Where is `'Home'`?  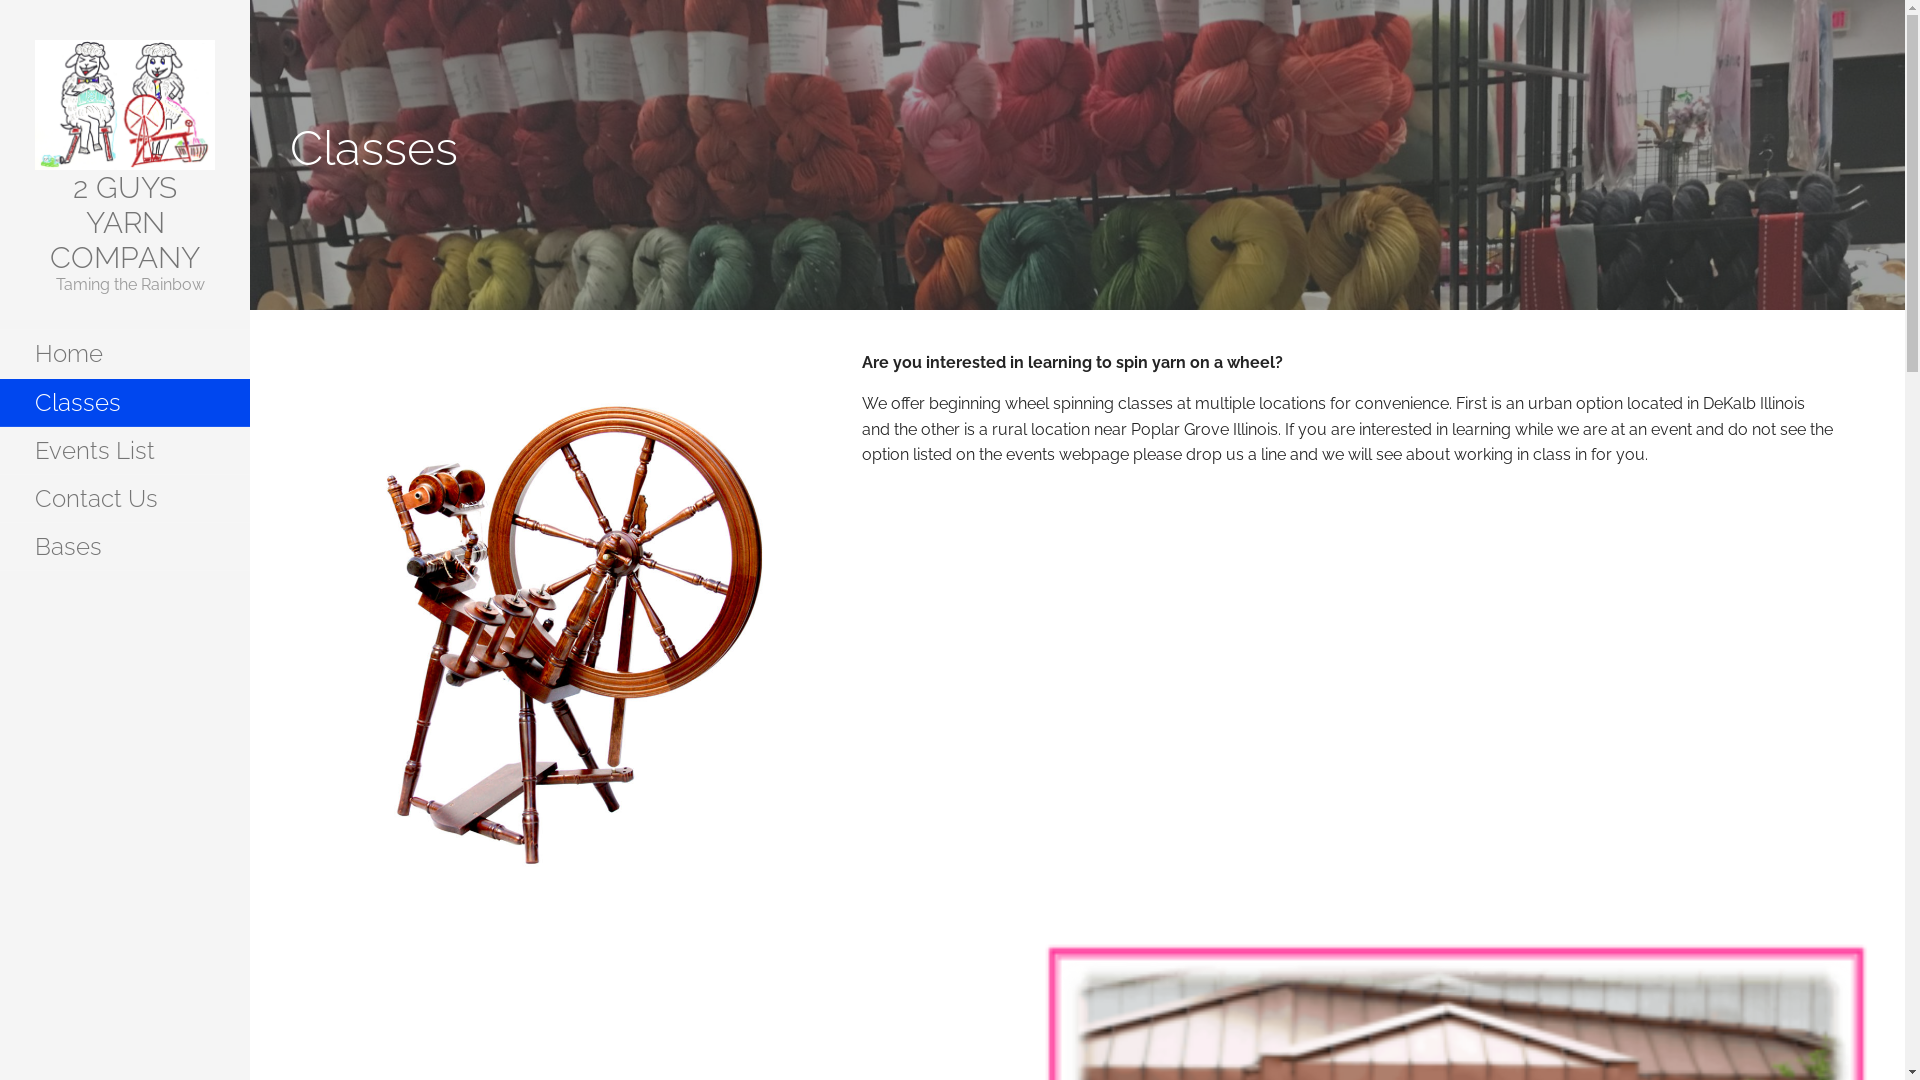 'Home' is located at coordinates (123, 353).